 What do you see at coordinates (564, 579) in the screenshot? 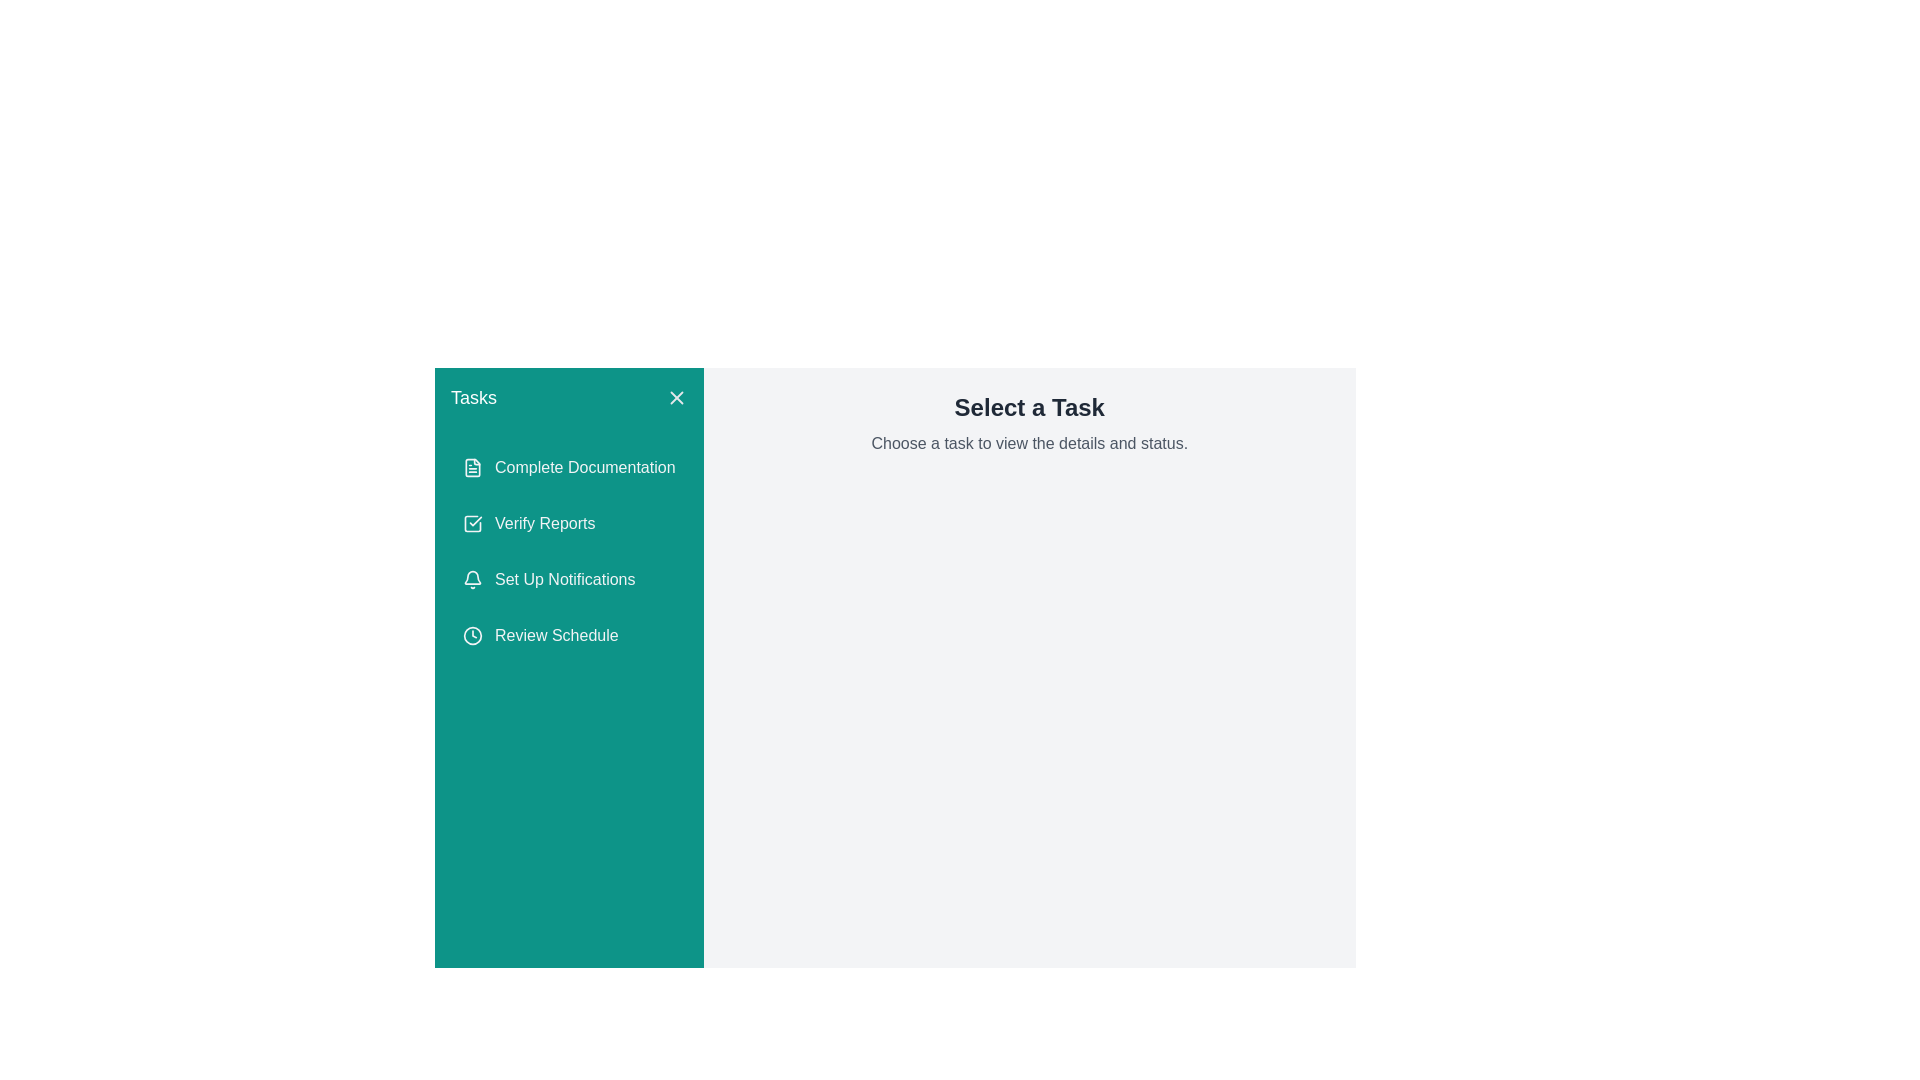
I see `the Text Label for setting up notifications, which is the third item` at bounding box center [564, 579].